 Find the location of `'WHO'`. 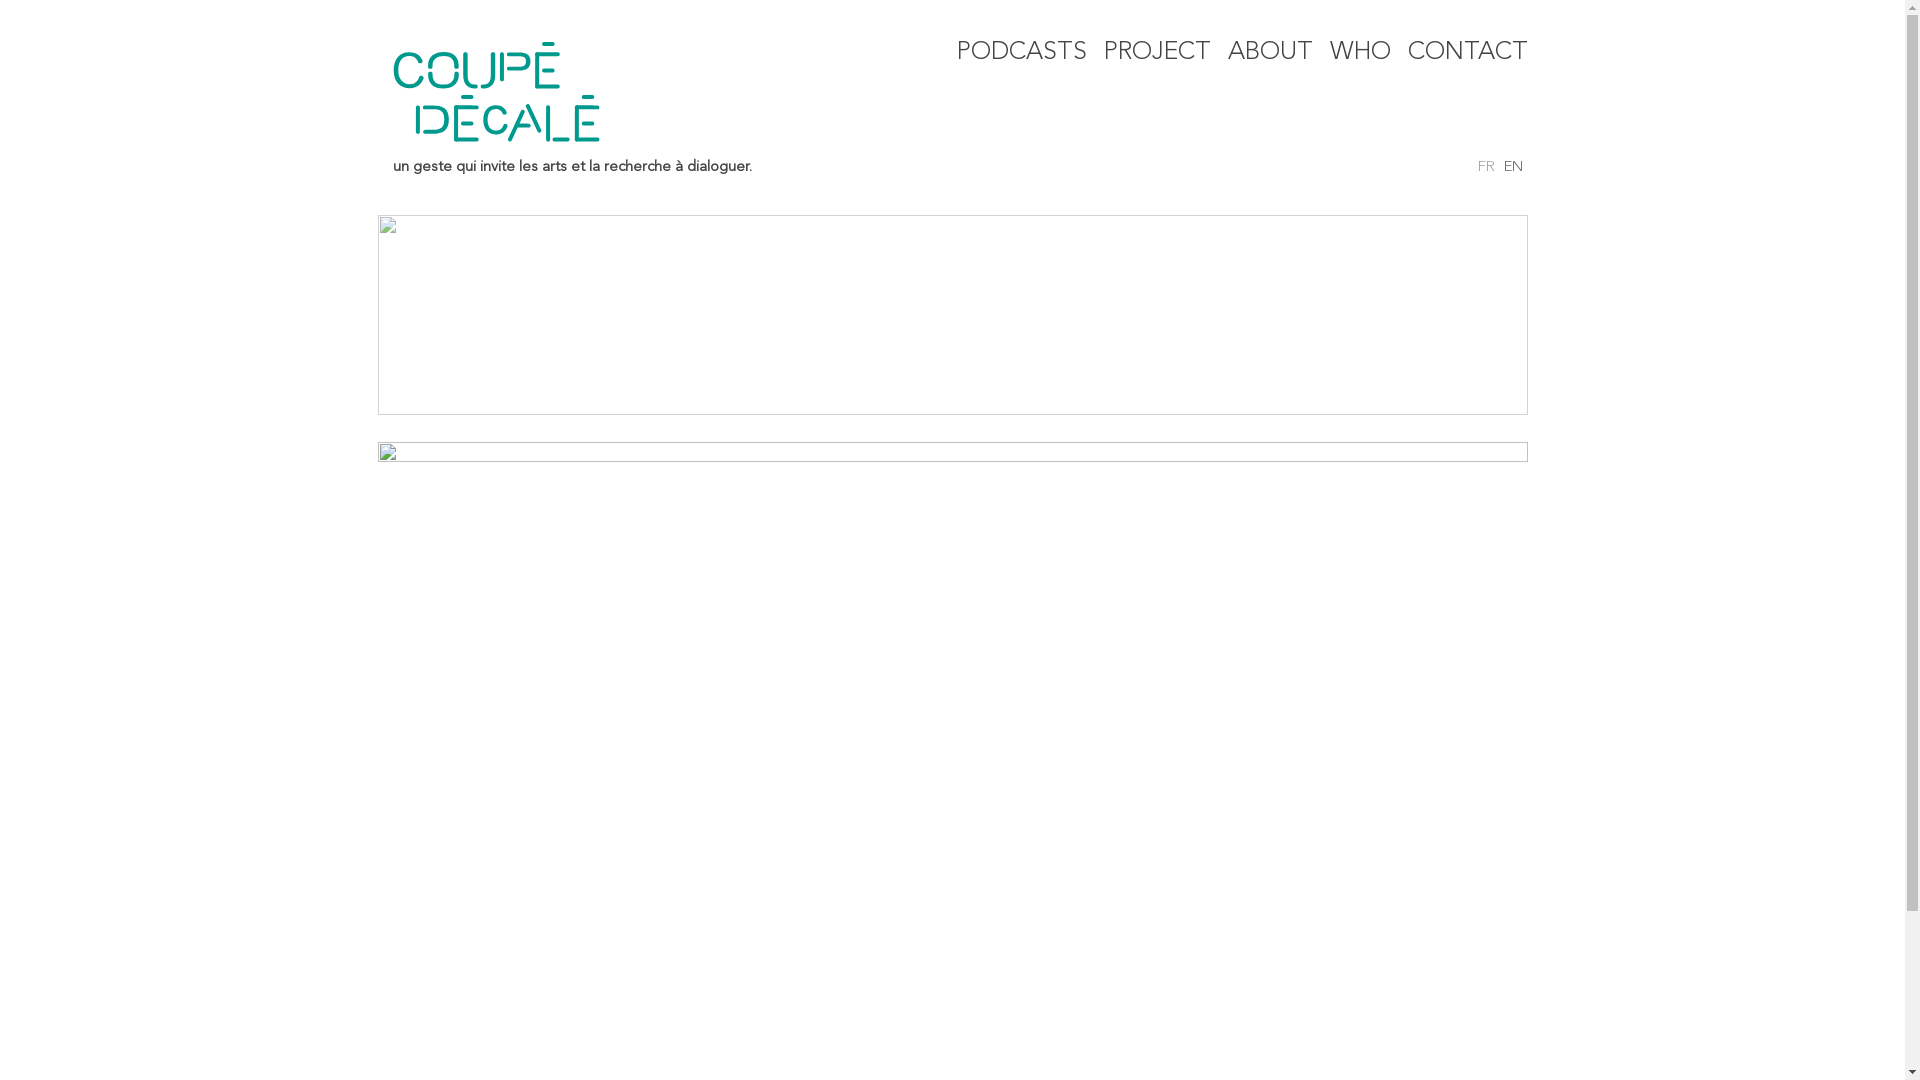

'WHO' is located at coordinates (1360, 51).